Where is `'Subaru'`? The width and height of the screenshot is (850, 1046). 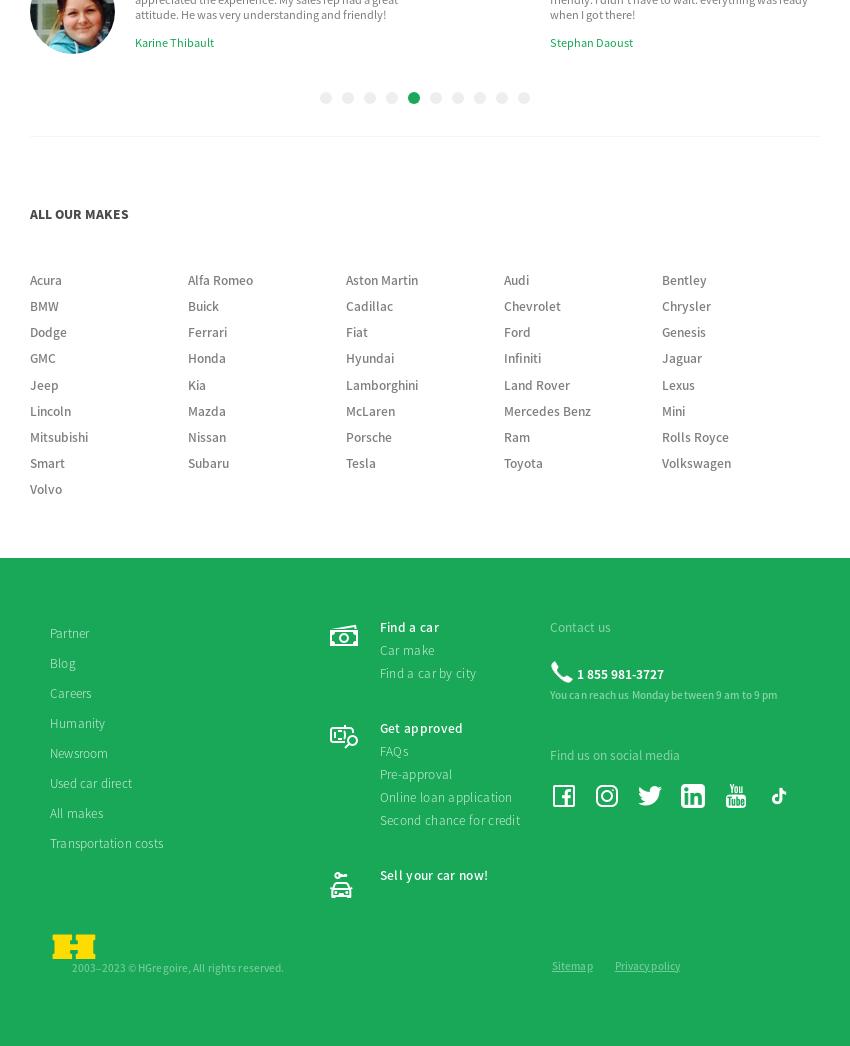 'Subaru' is located at coordinates (207, 84).